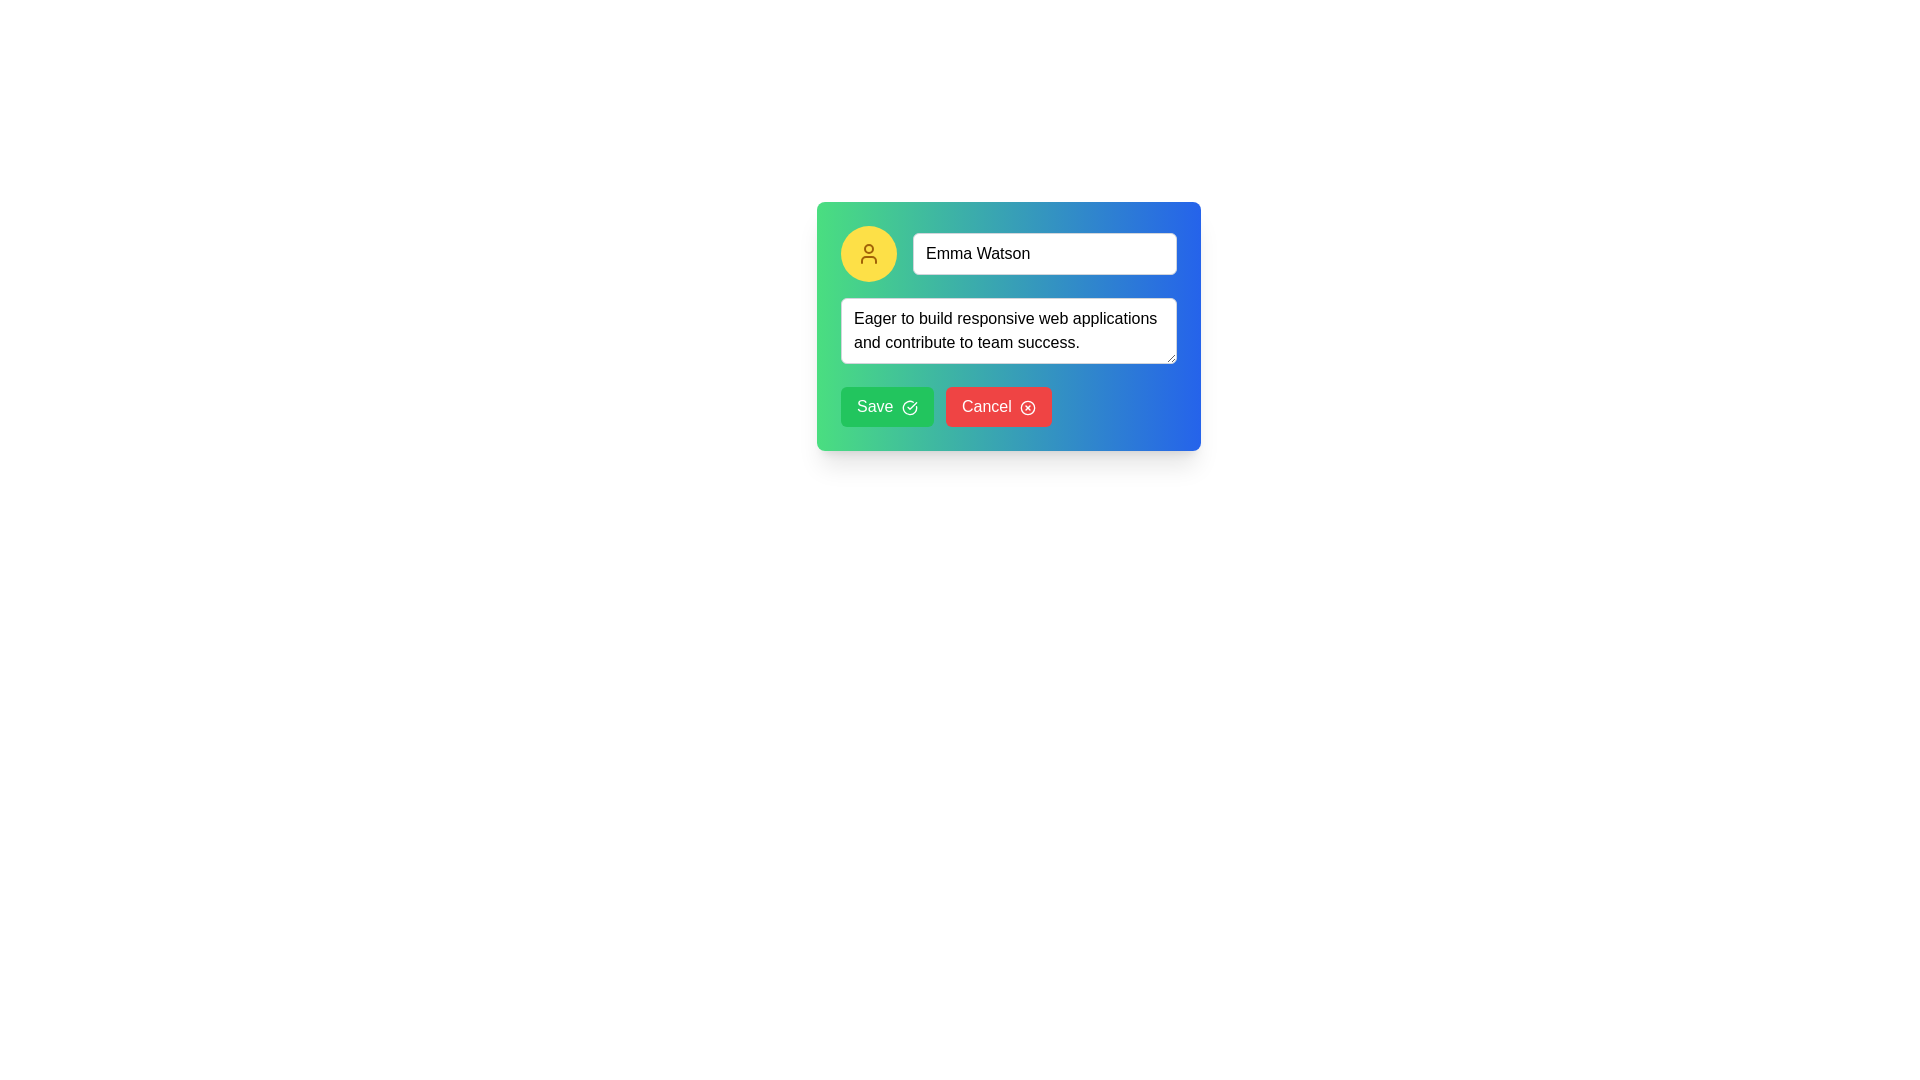 The width and height of the screenshot is (1920, 1080). Describe the element at coordinates (908, 406) in the screenshot. I see `details associated with the circular checkmark icon within the 'Save' button located in the lower left section of the interface` at that location.